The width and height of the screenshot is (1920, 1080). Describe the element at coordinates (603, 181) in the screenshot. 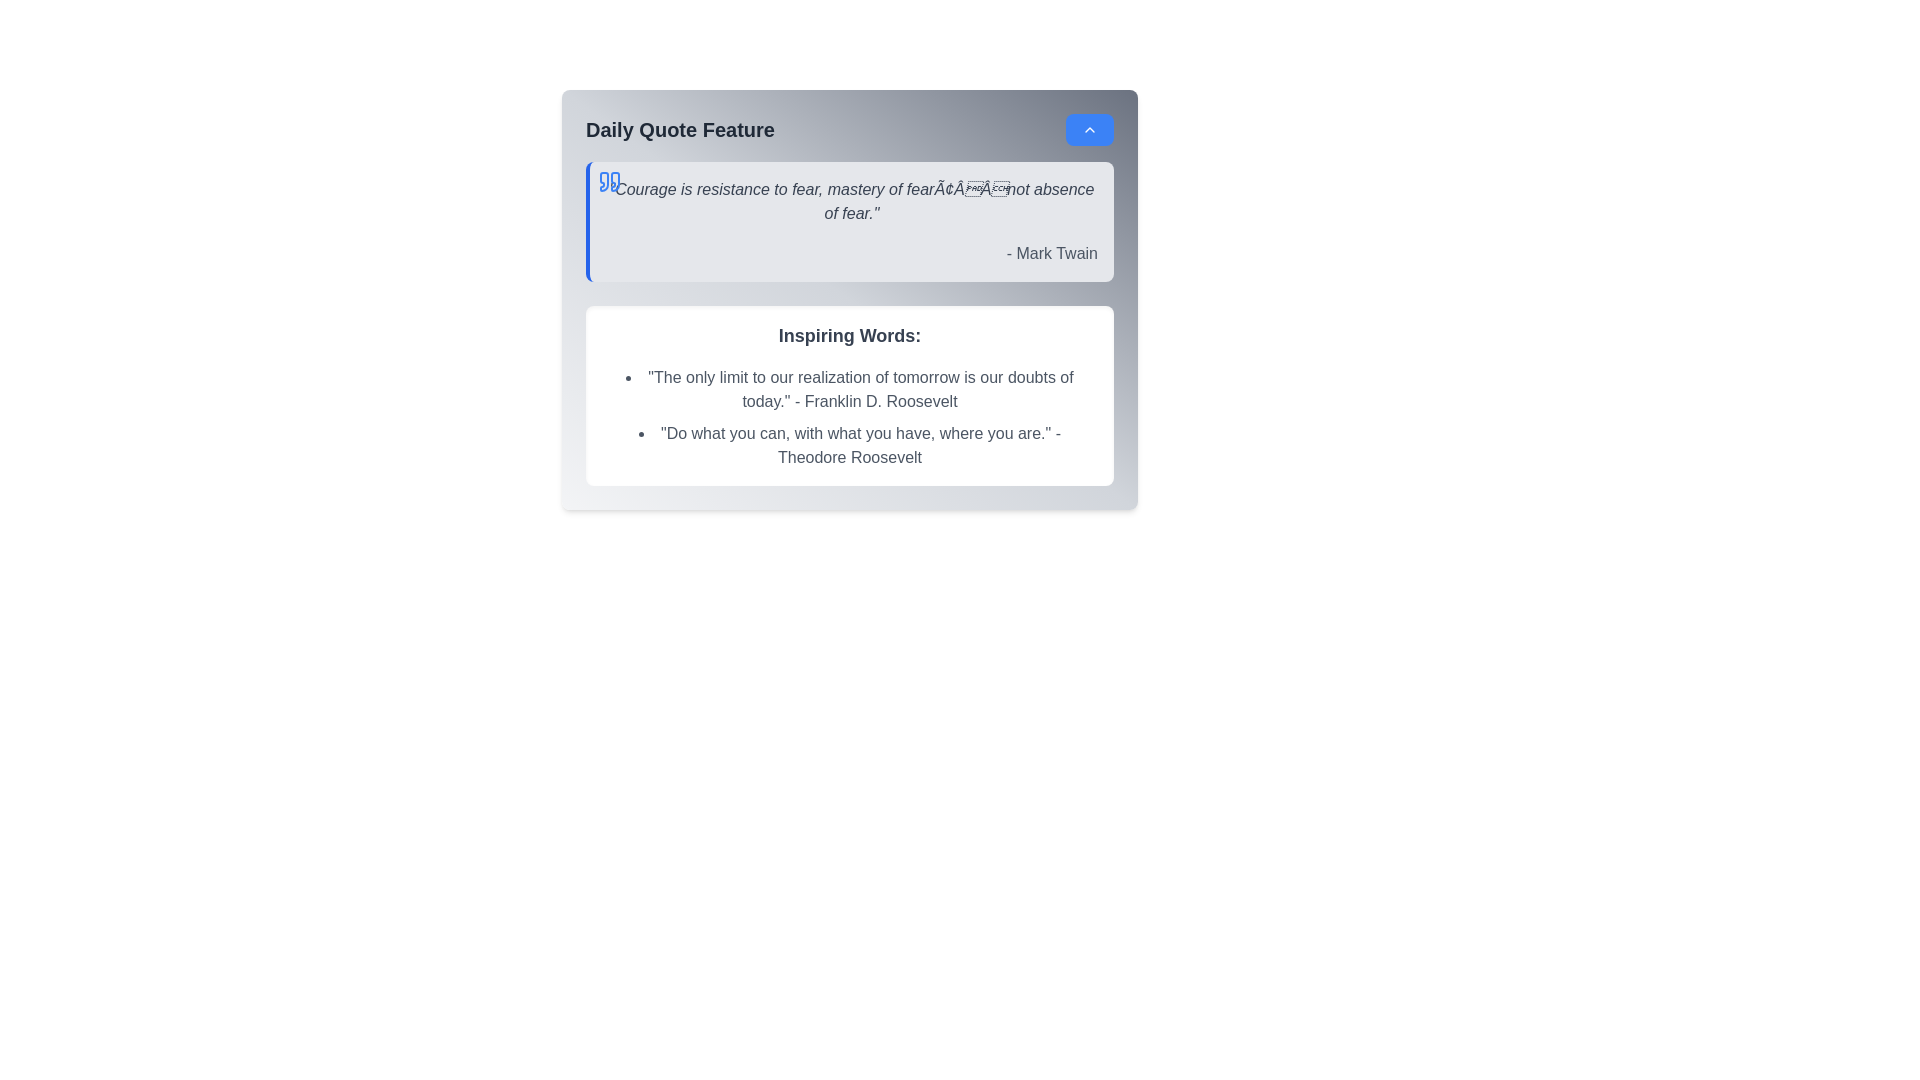

I see `the small blue quotation mark icon located at the top left corner of the text box containing 'Courage is resistance to fear...'` at that location.